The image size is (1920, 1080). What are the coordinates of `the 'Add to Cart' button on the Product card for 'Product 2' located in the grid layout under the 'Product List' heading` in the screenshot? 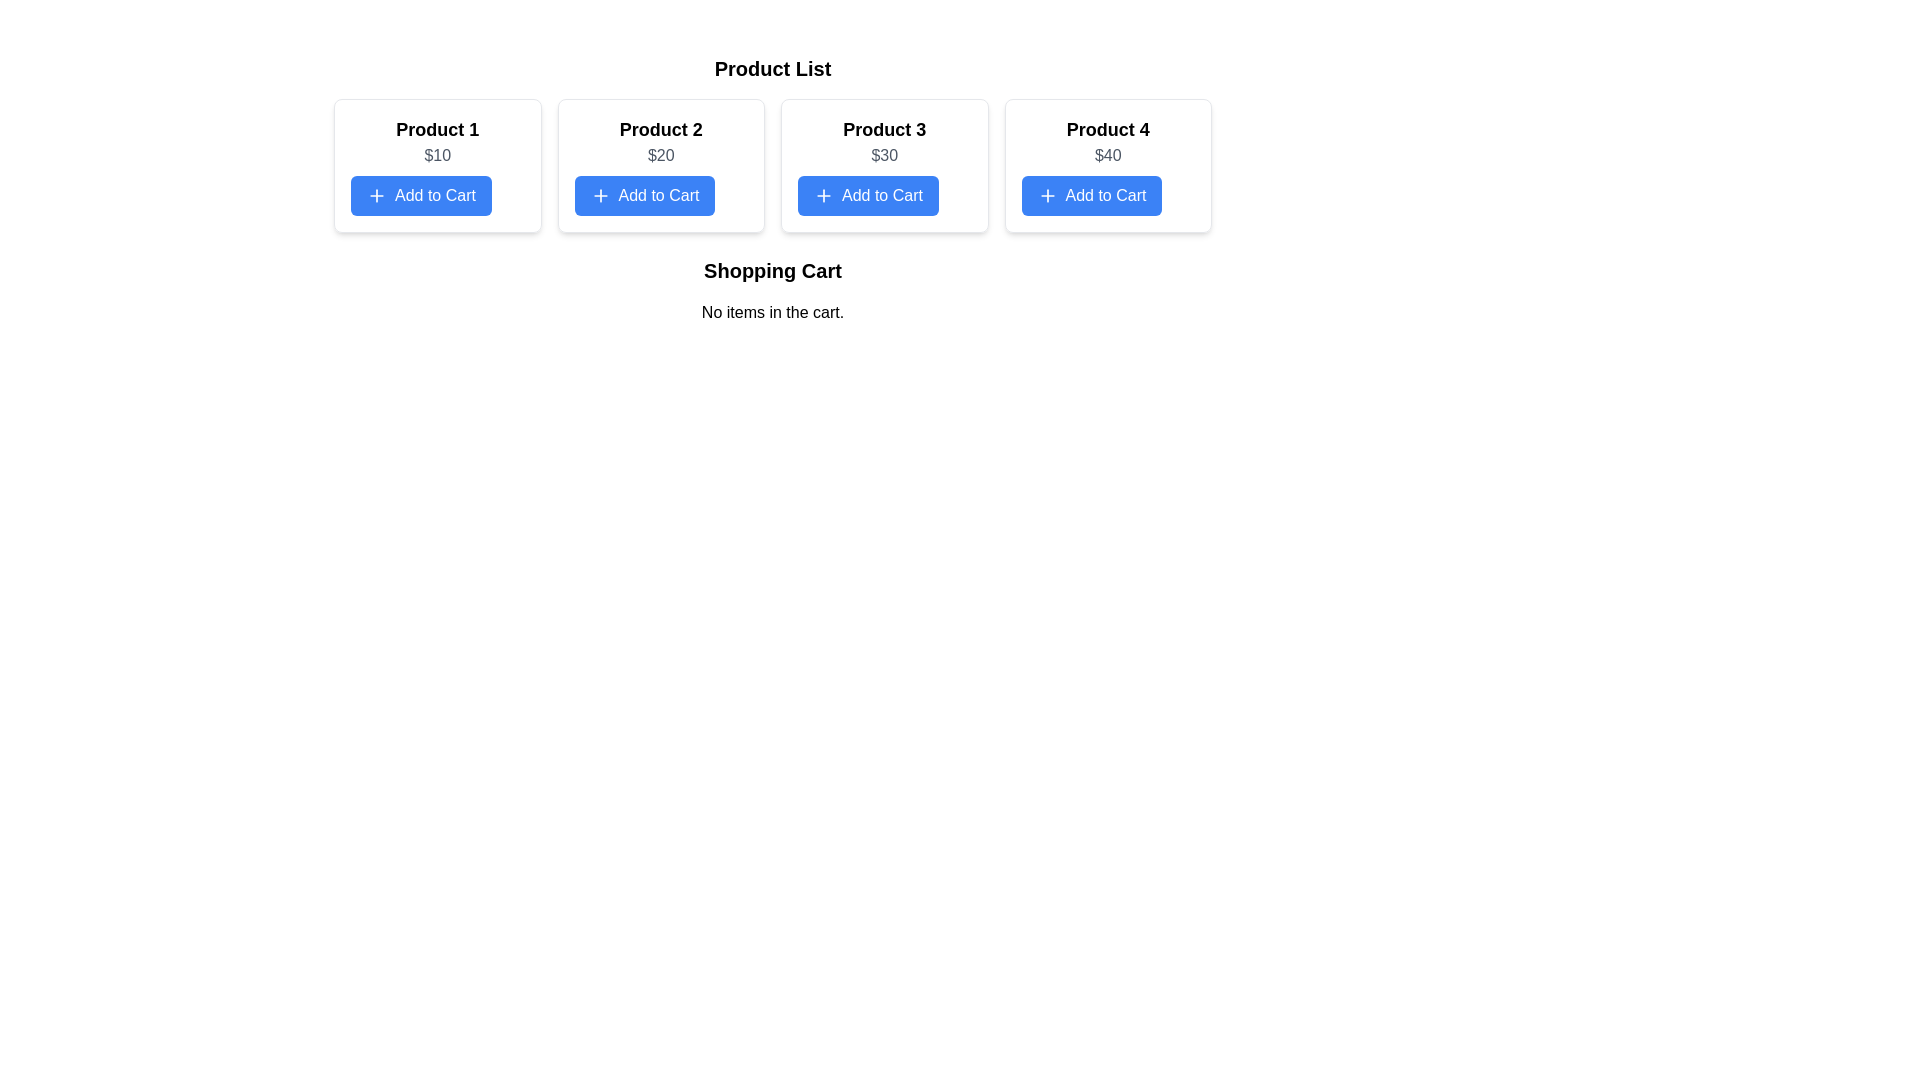 It's located at (661, 164).